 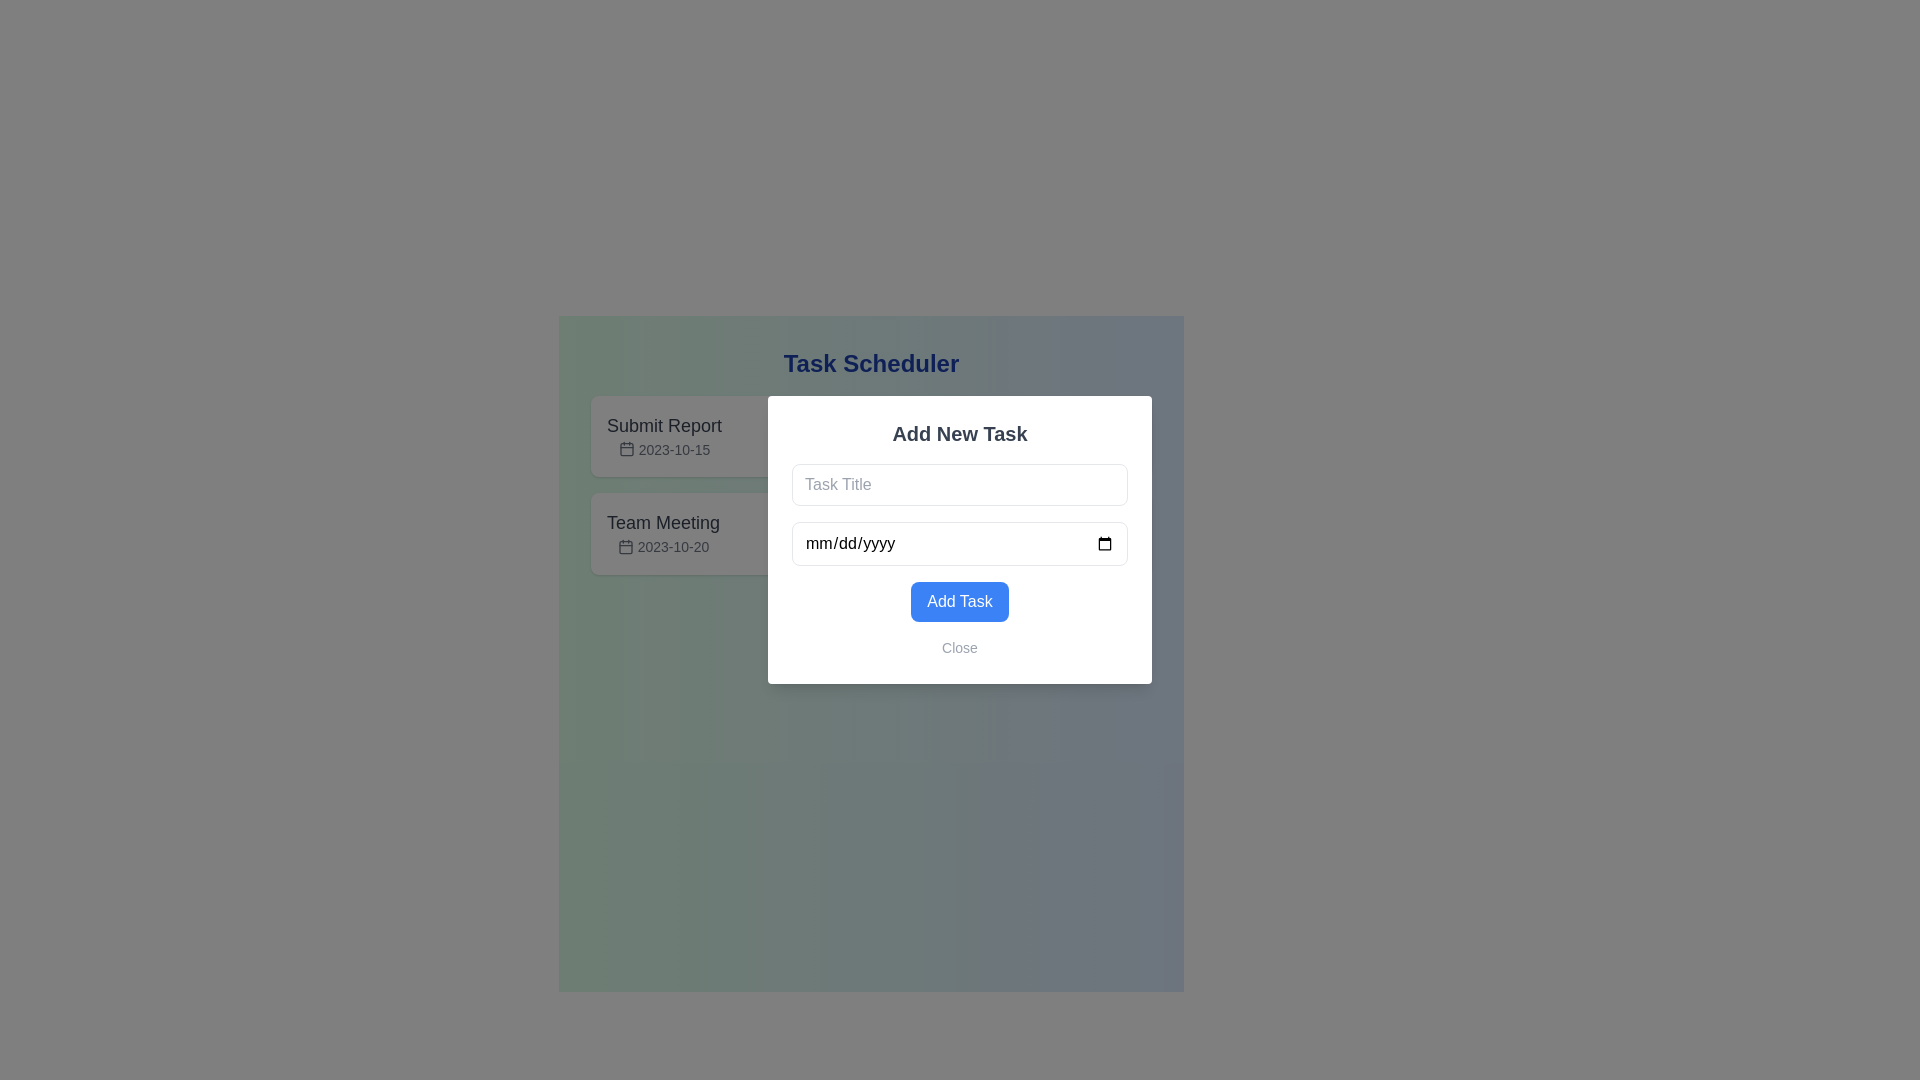 I want to click on the small calendar icon located to the left of the text '2023-10-20' in the task labeled 'Team Meeting', so click(x=624, y=546).